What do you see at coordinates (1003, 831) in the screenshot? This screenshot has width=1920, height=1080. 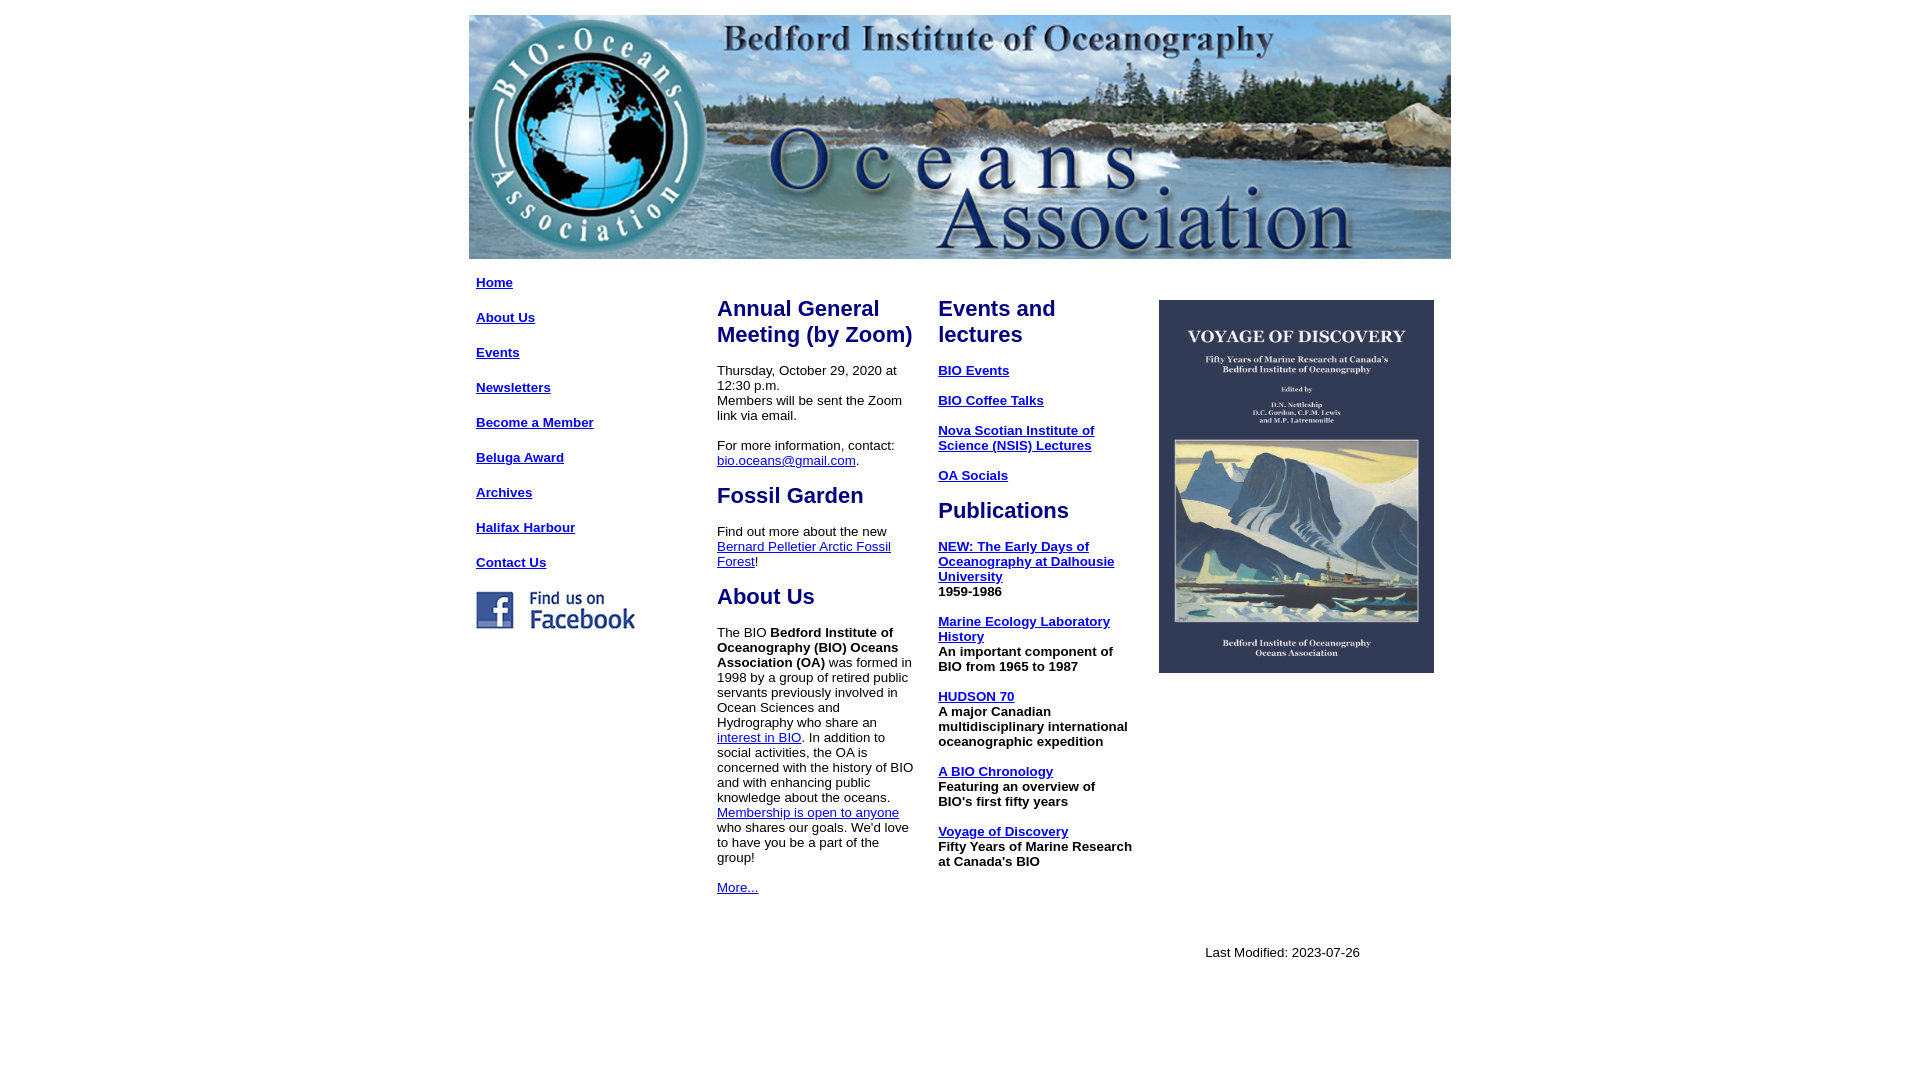 I see `'Voyage of Discovery'` at bounding box center [1003, 831].